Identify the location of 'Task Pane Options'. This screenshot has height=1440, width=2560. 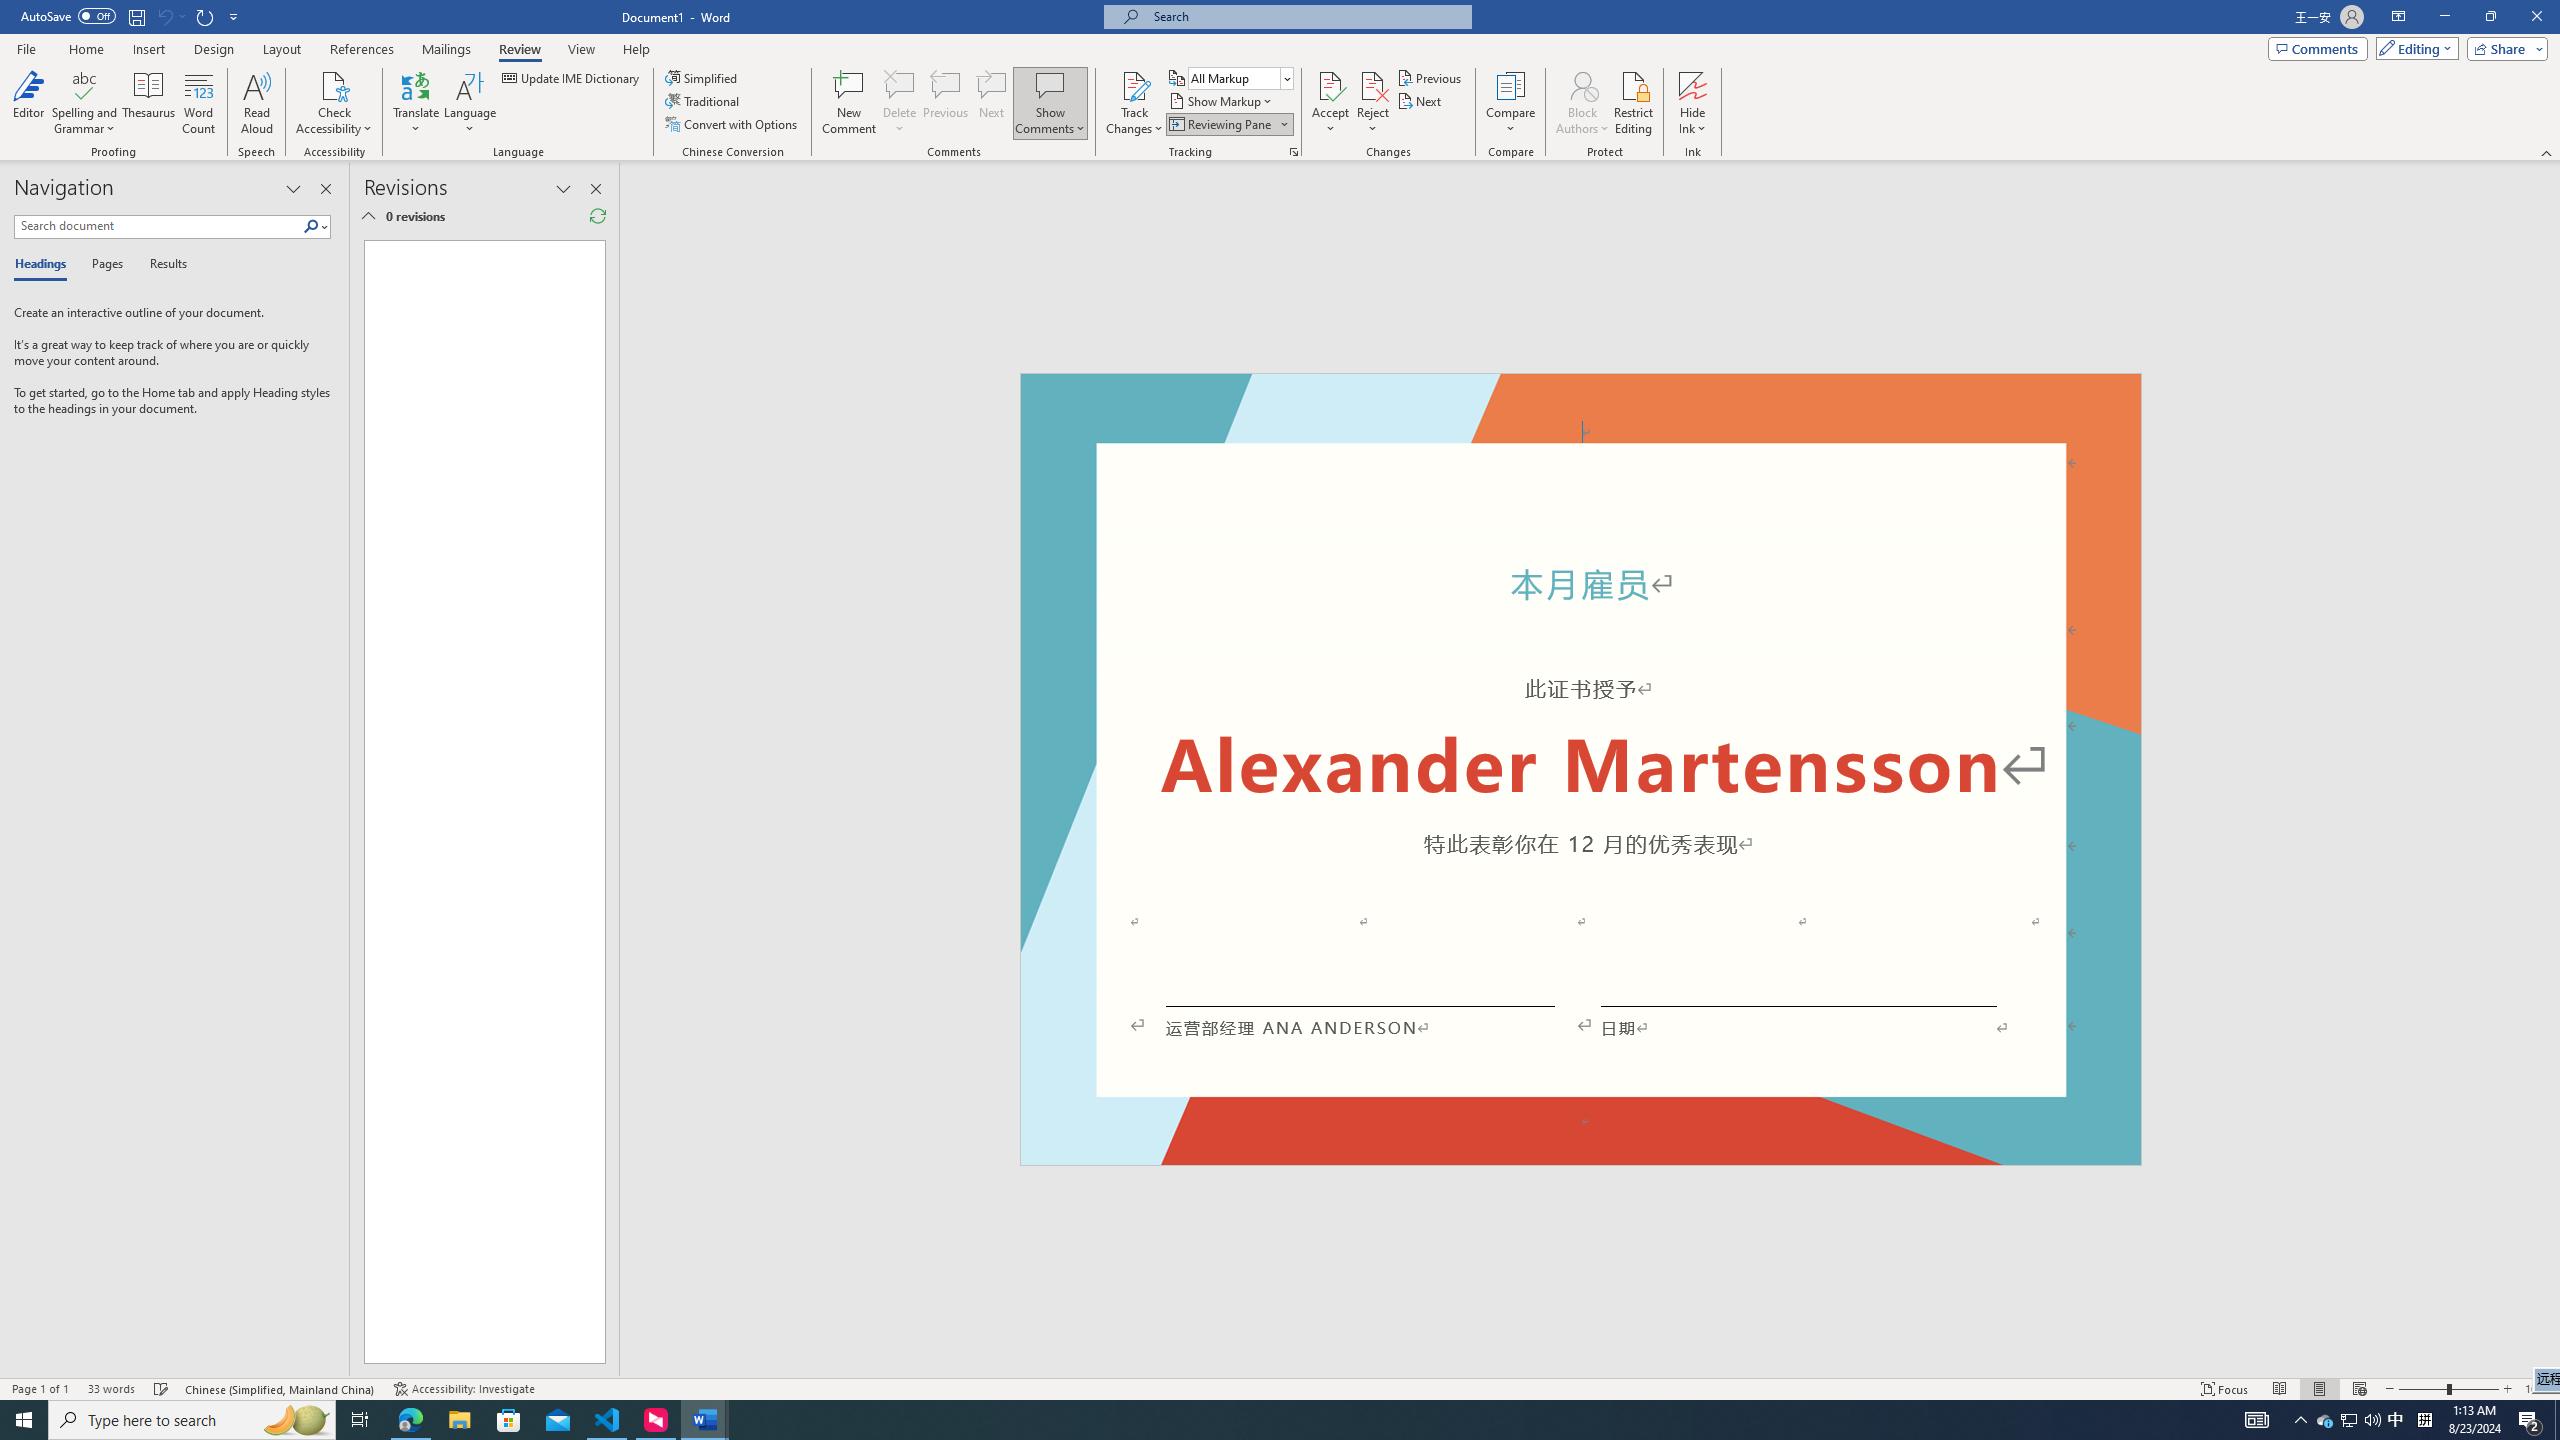
(293, 188).